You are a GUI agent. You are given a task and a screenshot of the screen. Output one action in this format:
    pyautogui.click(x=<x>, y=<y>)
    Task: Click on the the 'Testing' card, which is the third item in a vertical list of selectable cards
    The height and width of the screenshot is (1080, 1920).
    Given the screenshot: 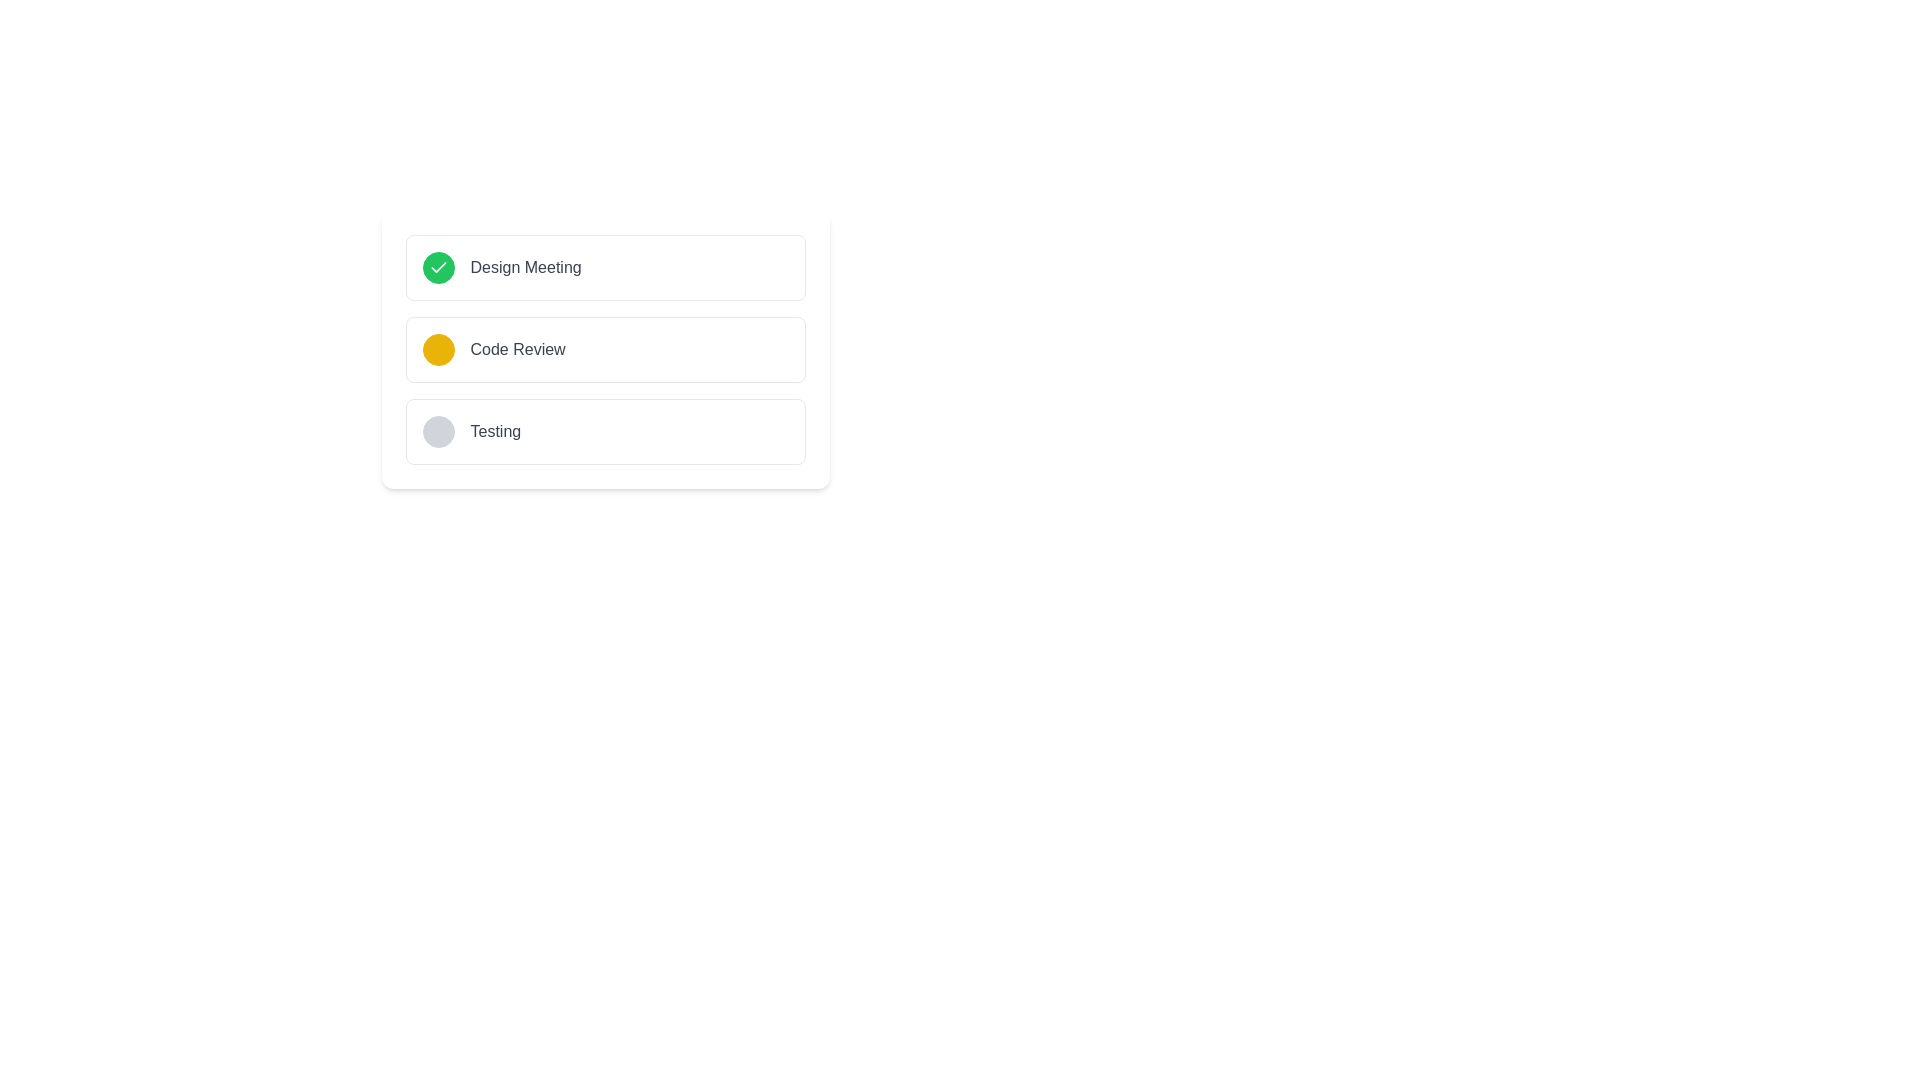 What is the action you would take?
    pyautogui.click(x=604, y=431)
    